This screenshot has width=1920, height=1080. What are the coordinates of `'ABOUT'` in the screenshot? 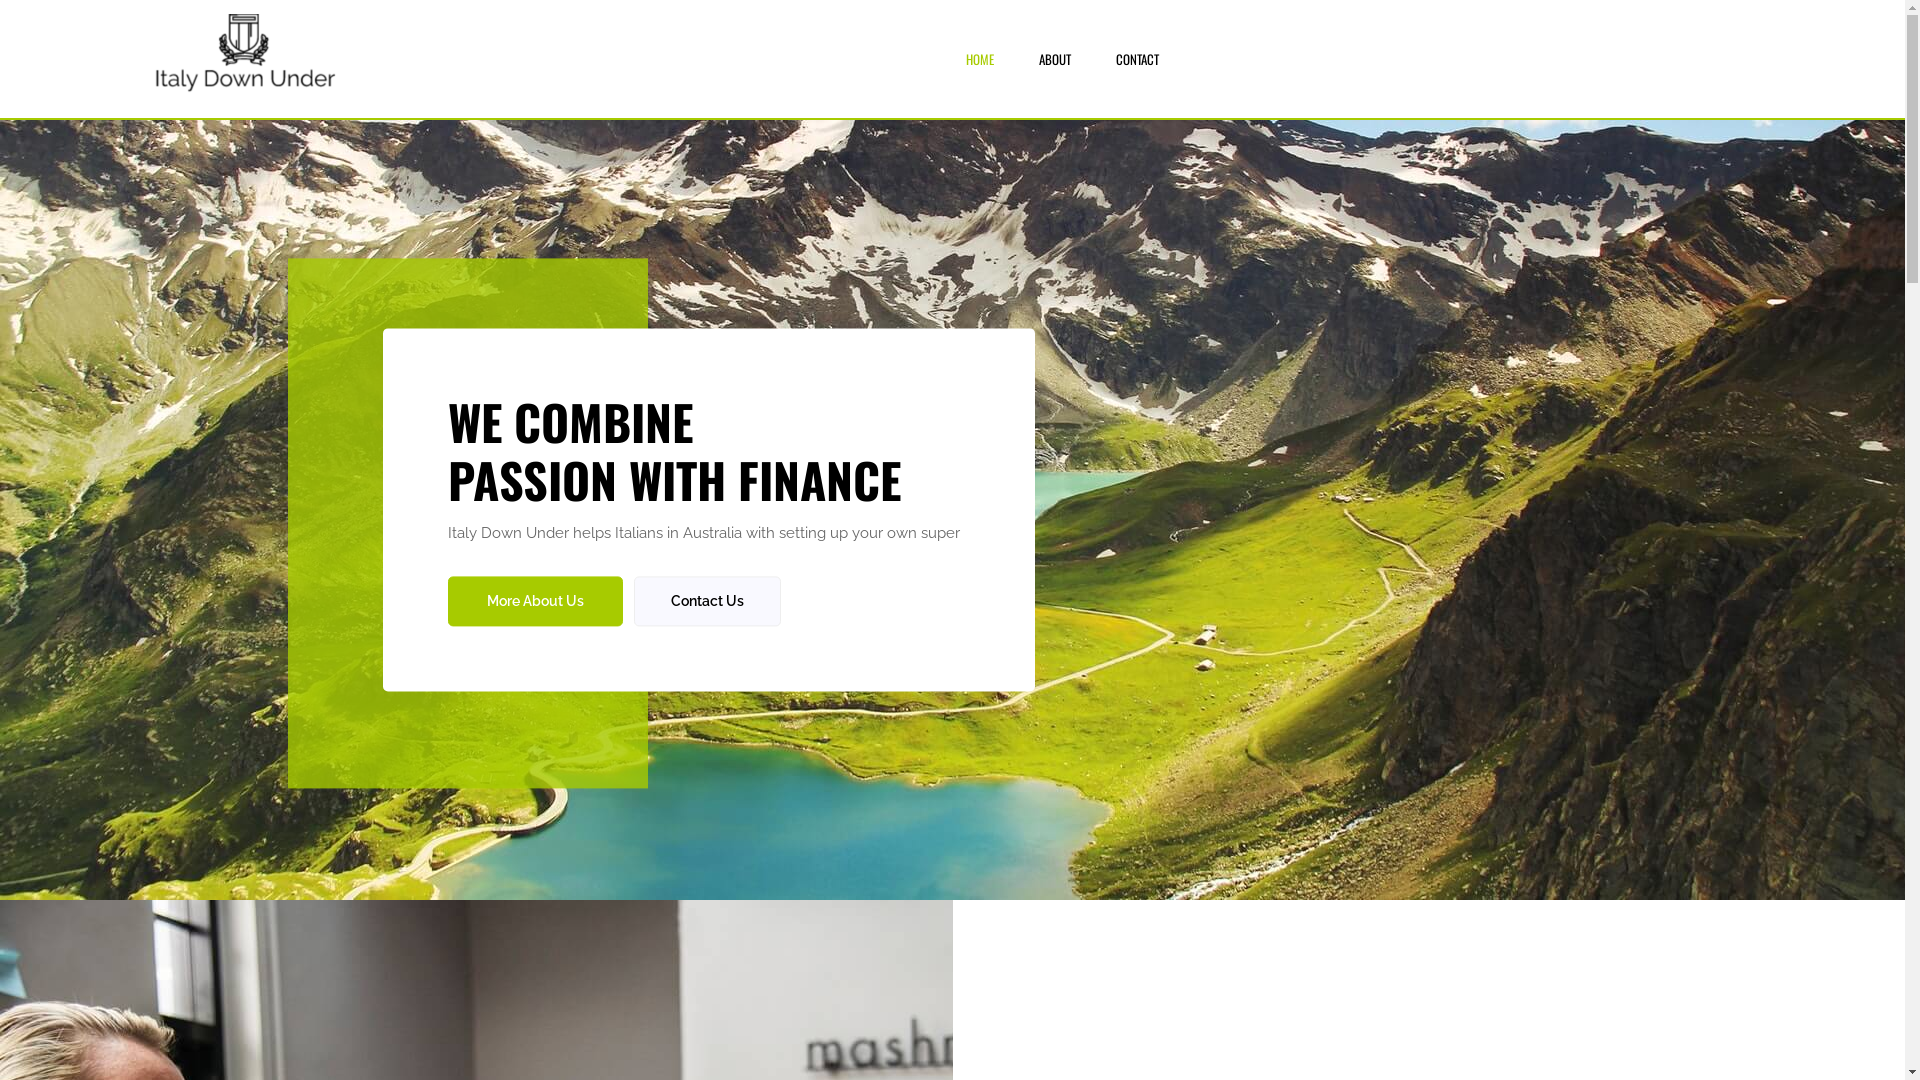 It's located at (1054, 57).